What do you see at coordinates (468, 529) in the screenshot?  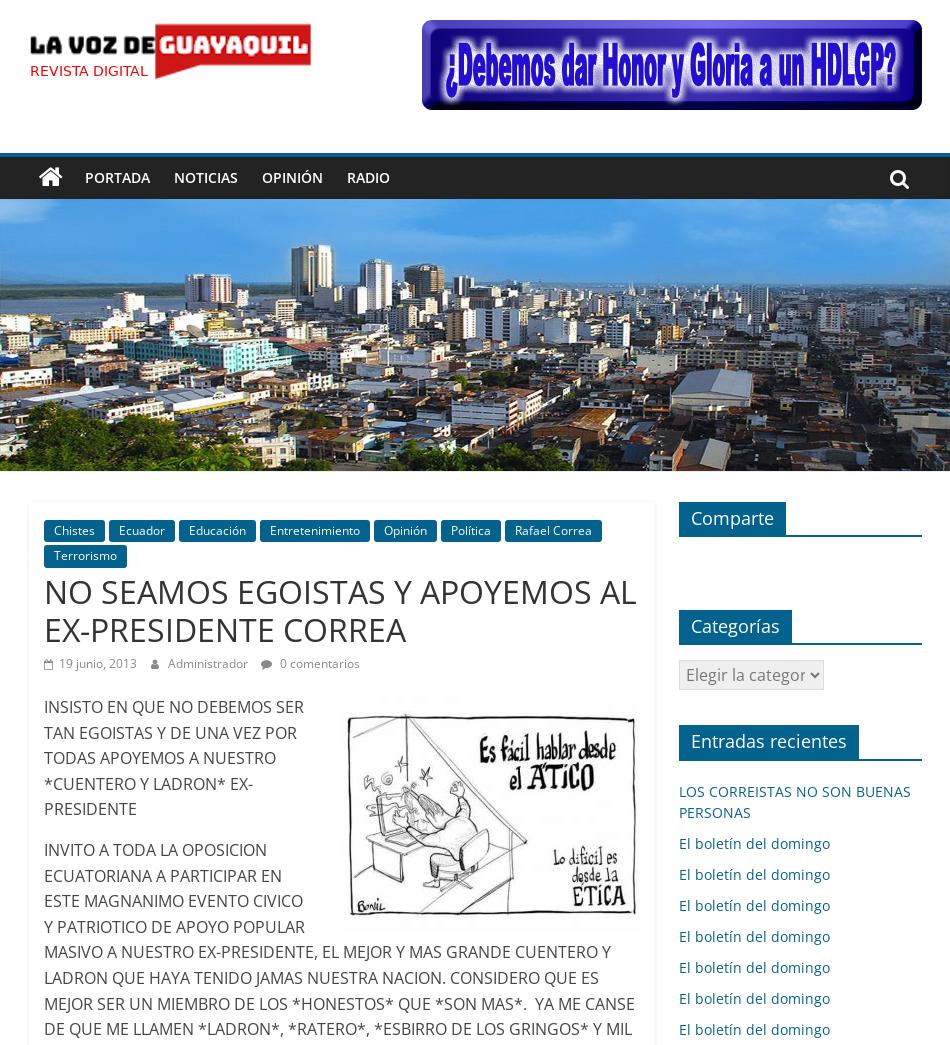 I see `'Política'` at bounding box center [468, 529].